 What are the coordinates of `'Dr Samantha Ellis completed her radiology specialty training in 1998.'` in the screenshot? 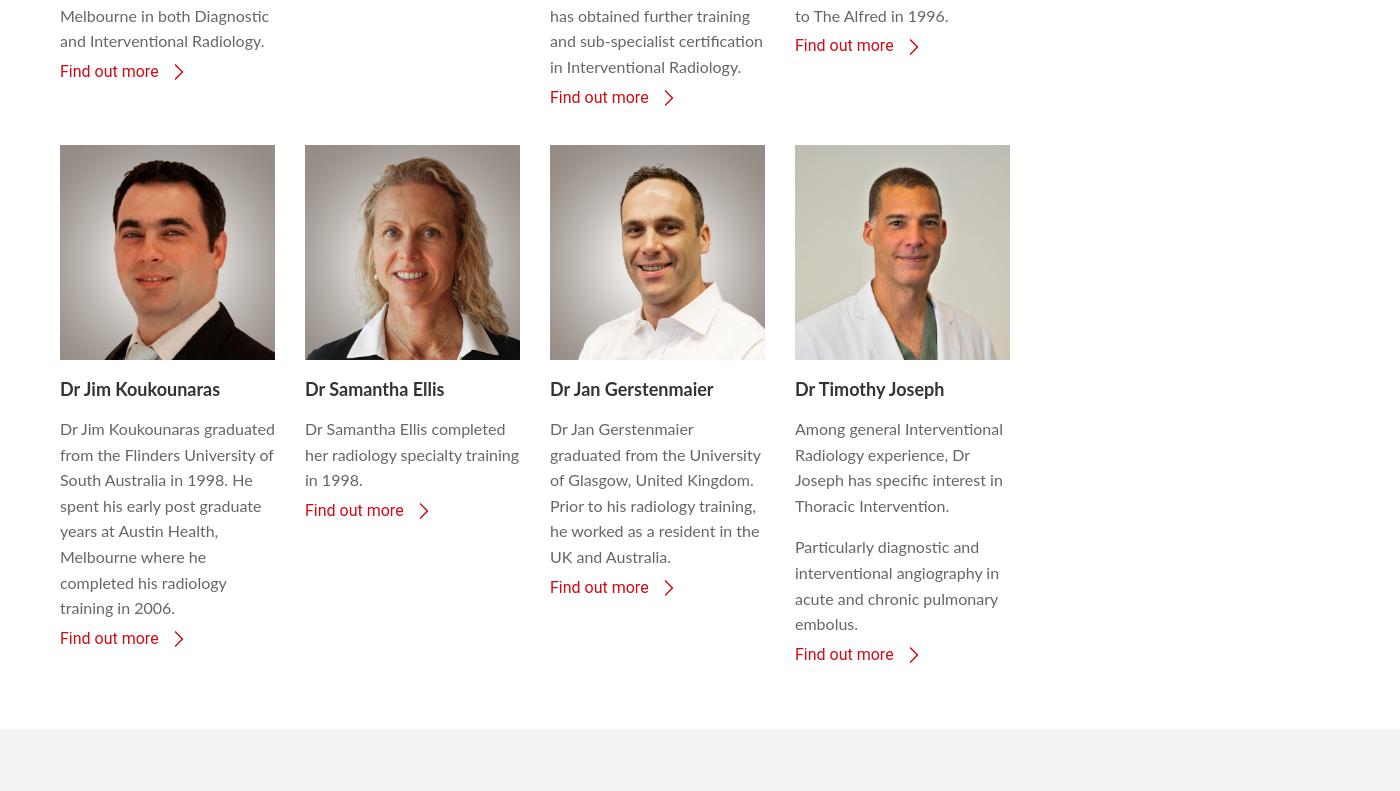 It's located at (411, 132).